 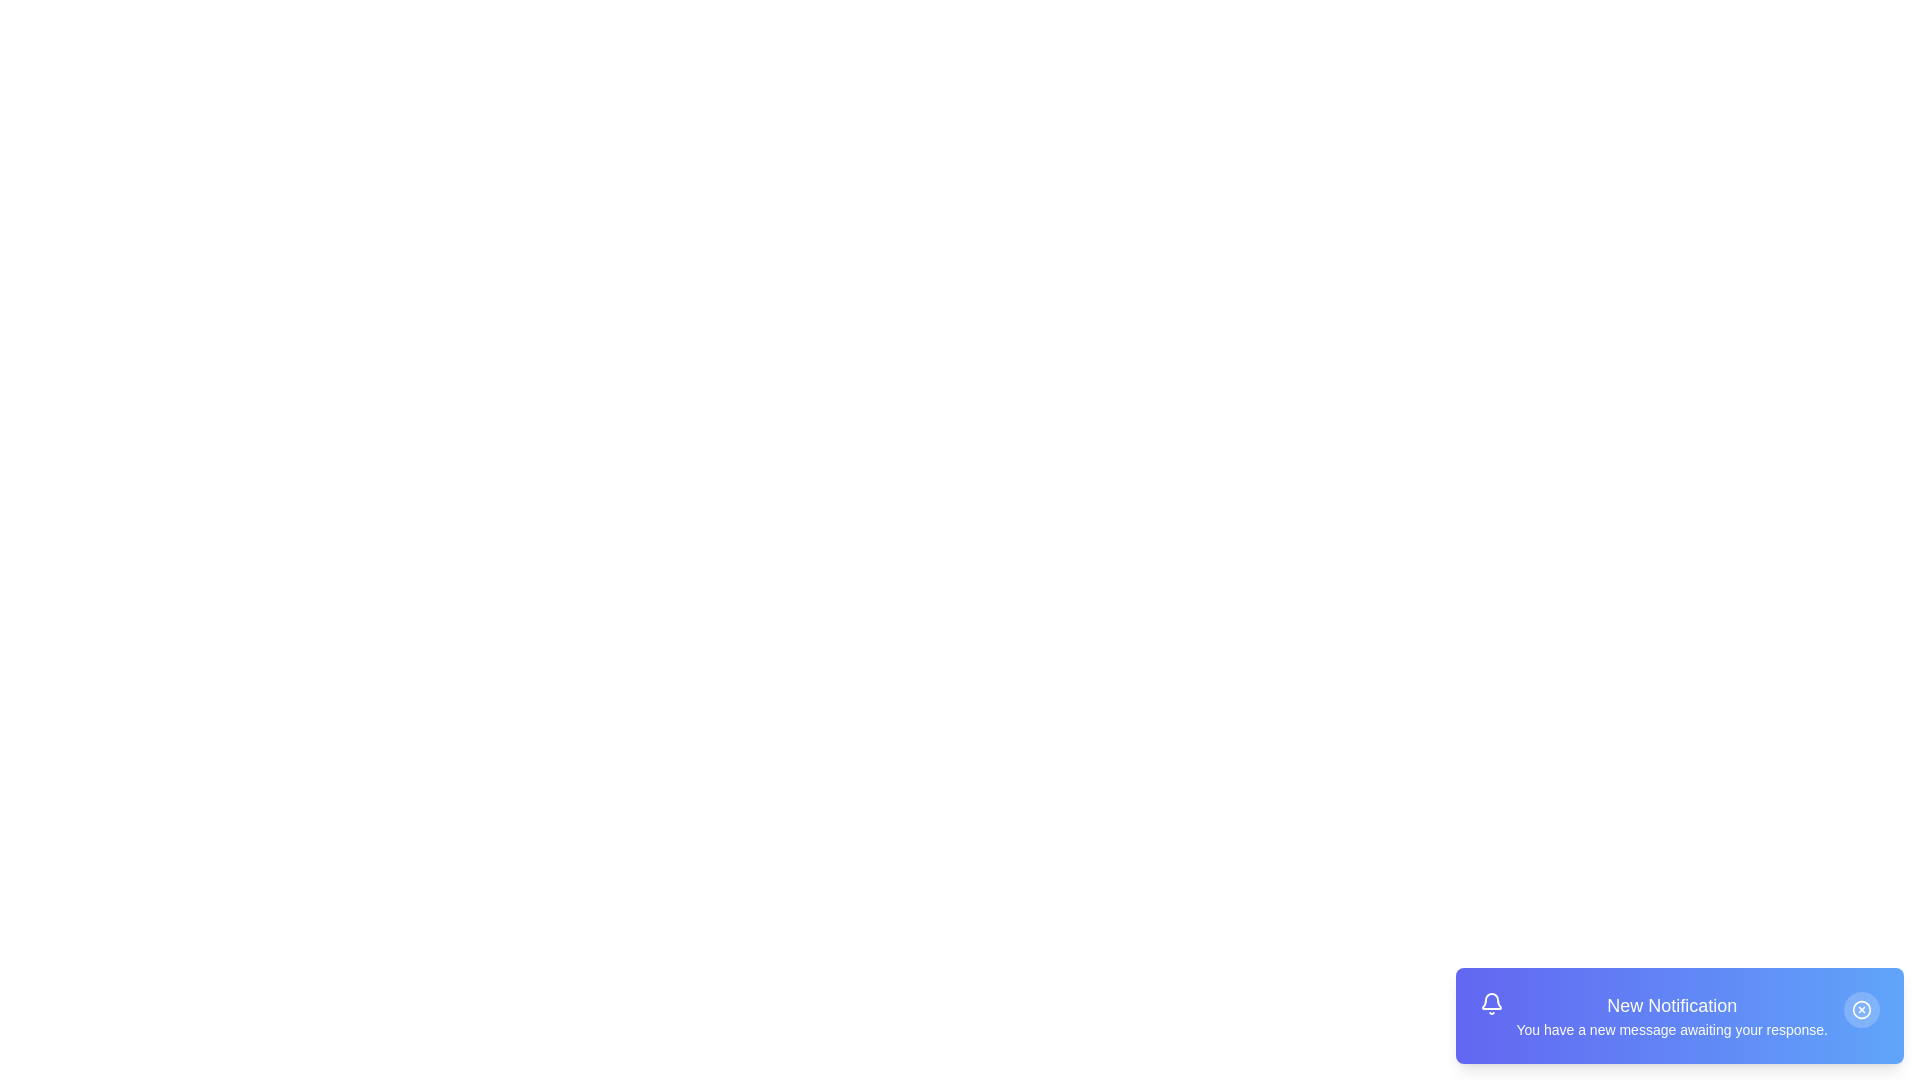 I want to click on the close button to dismiss the snackbar, so click(x=1861, y=1010).